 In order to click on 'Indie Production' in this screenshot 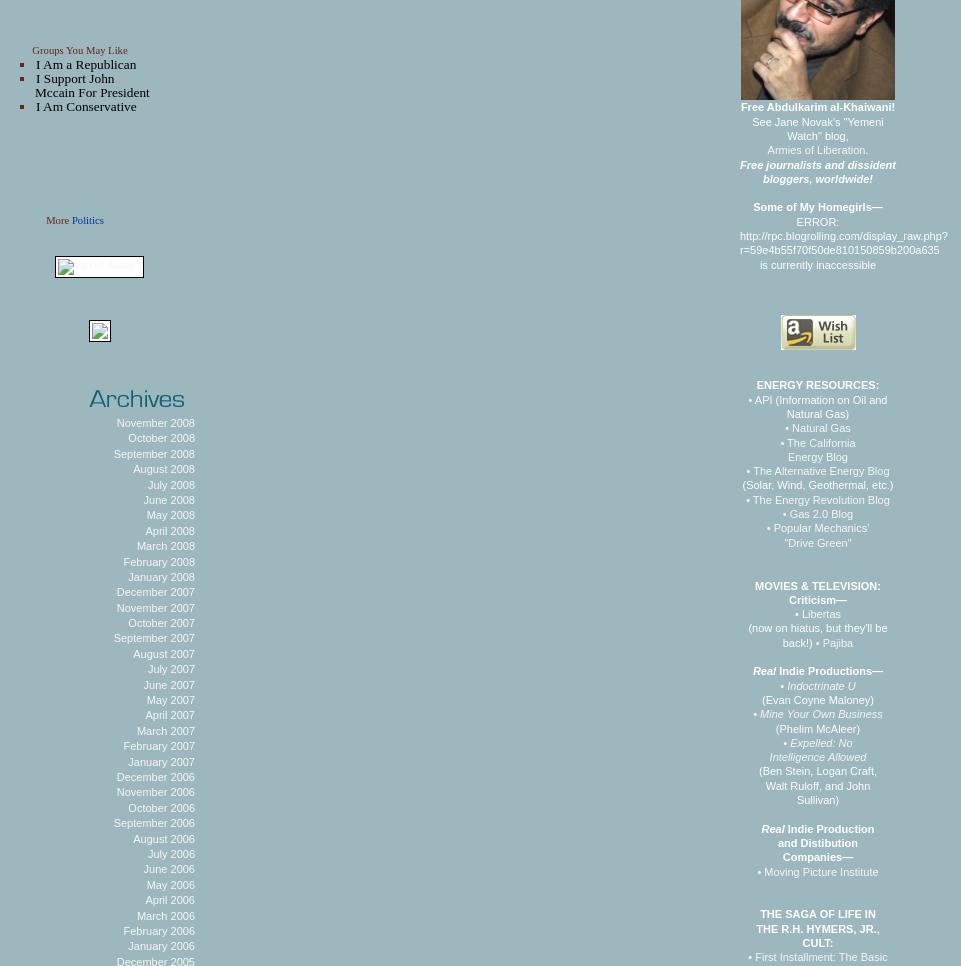, I will do `click(782, 827)`.